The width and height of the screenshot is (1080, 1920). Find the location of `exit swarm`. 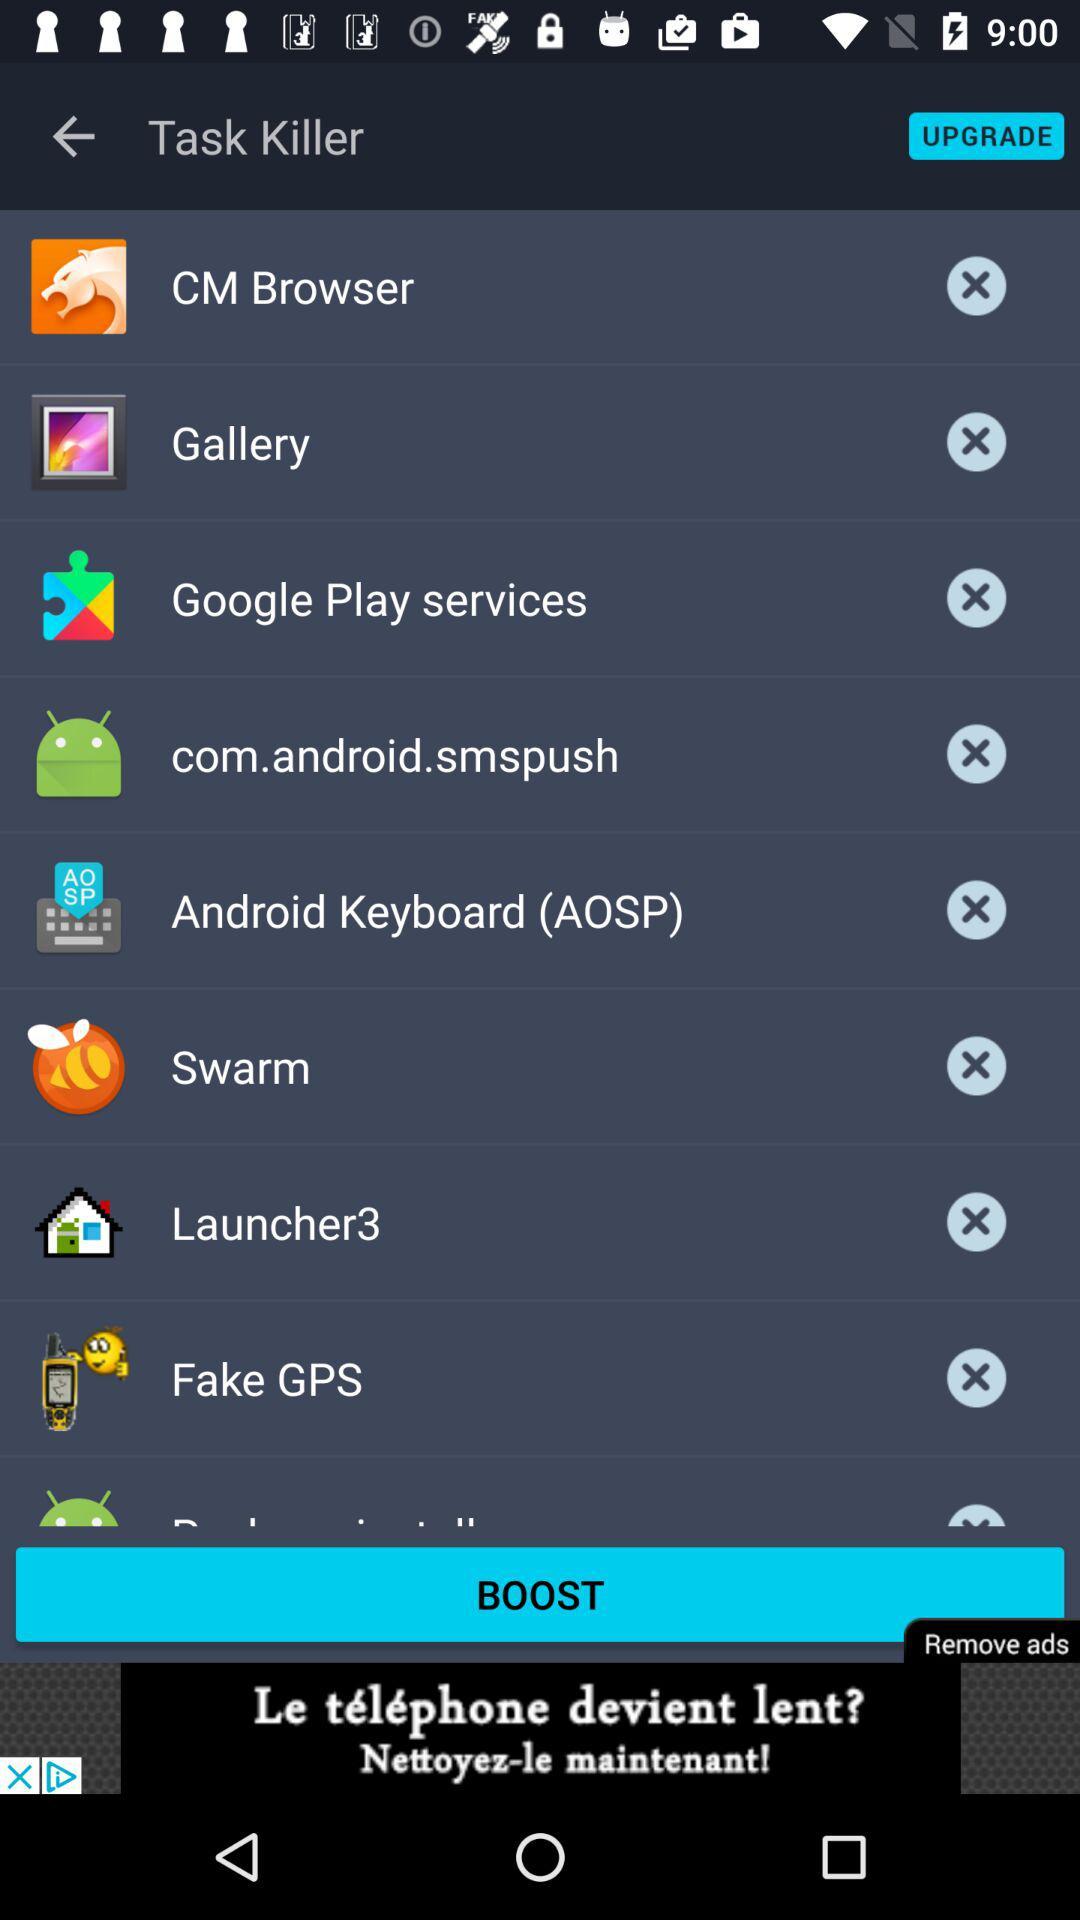

exit swarm is located at coordinates (976, 1065).